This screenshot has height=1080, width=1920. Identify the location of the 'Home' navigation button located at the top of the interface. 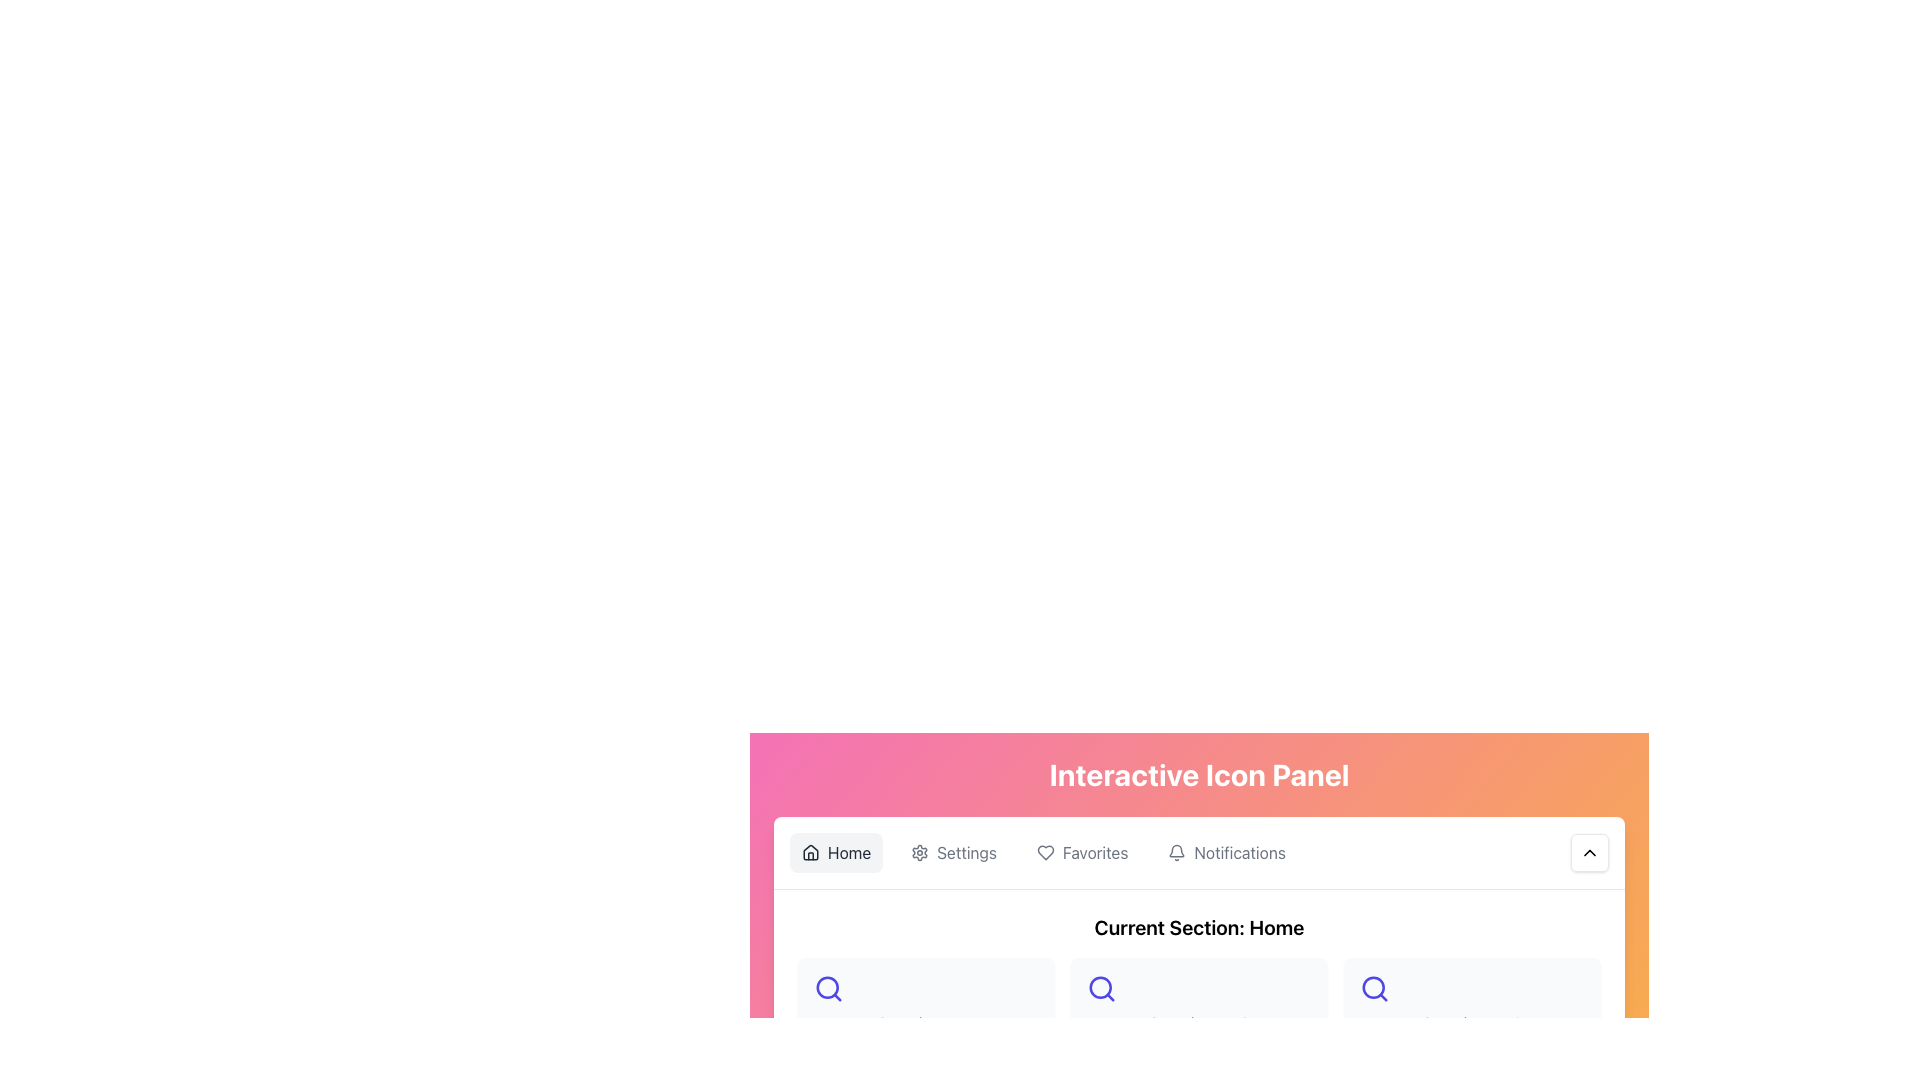
(836, 852).